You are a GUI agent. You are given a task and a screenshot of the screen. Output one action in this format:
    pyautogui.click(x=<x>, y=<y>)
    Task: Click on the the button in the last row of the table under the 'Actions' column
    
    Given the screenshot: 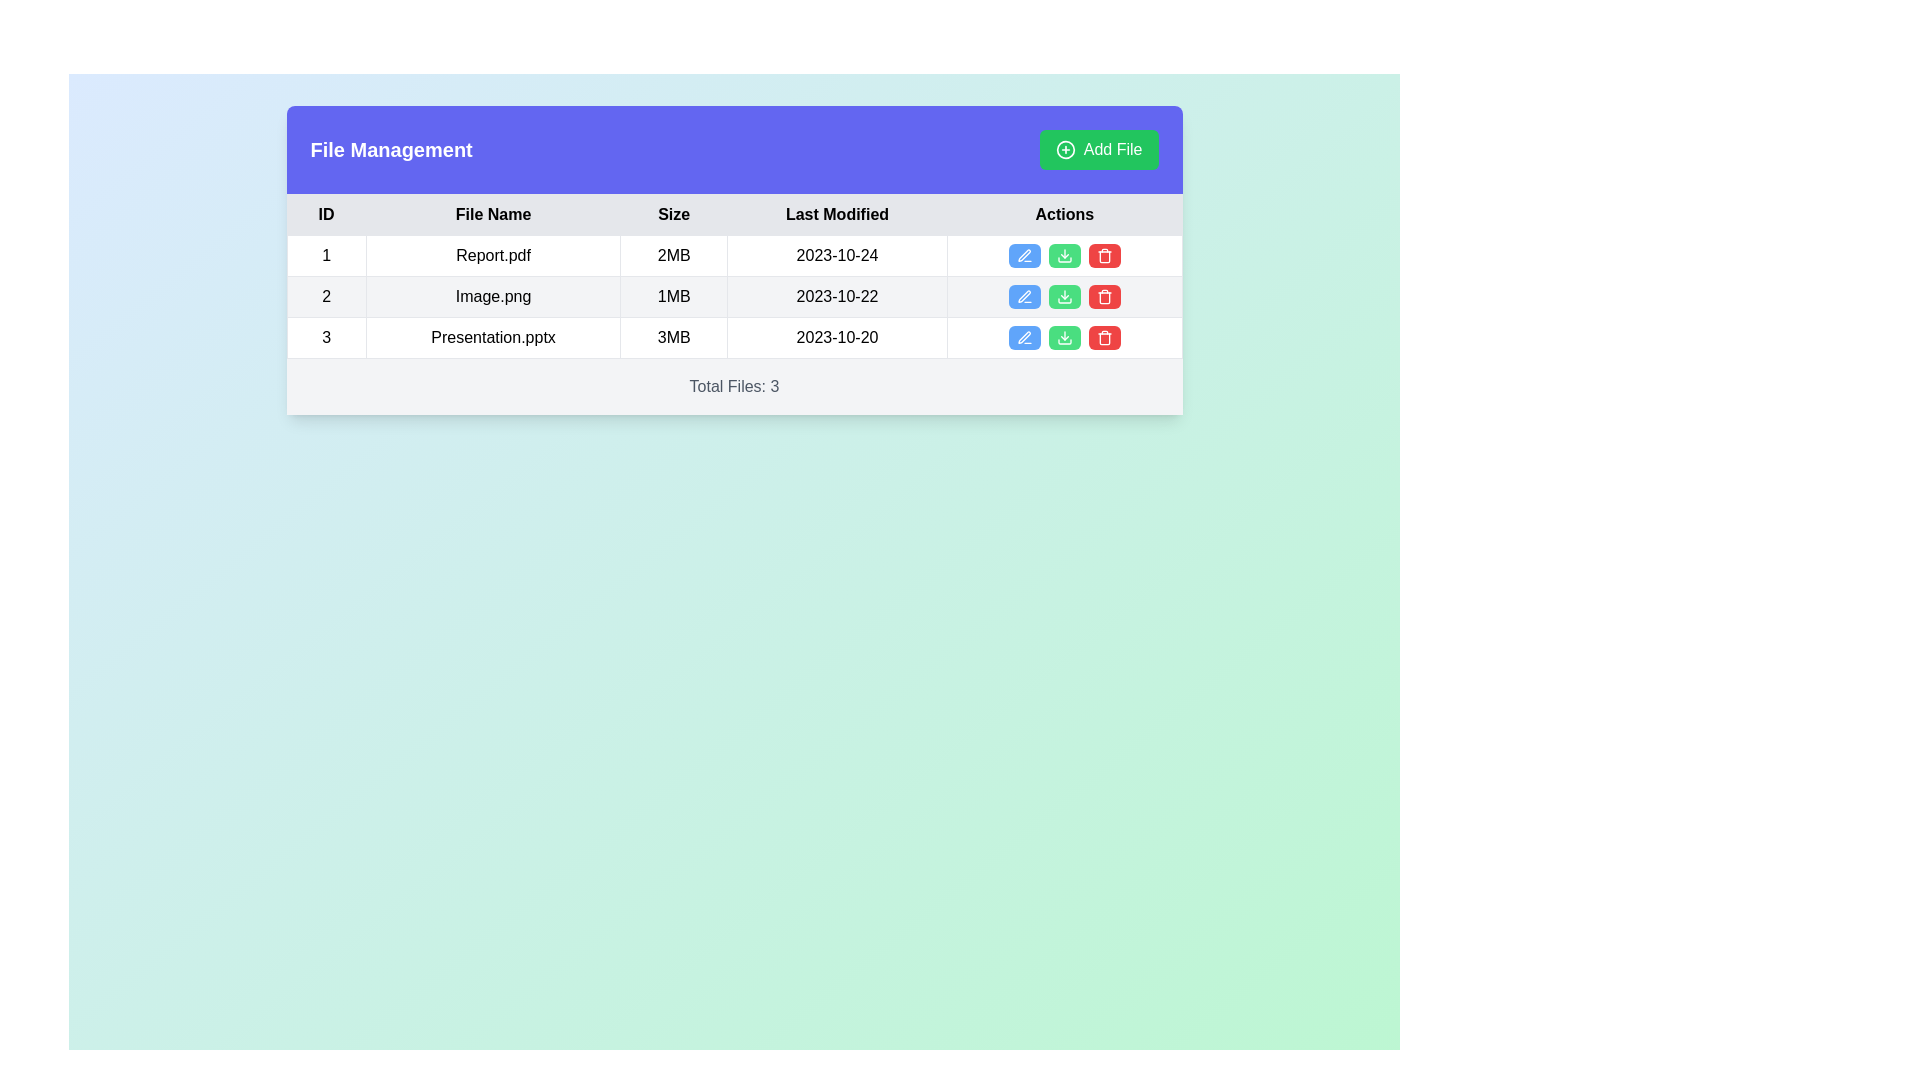 What is the action you would take?
    pyautogui.click(x=1063, y=337)
    